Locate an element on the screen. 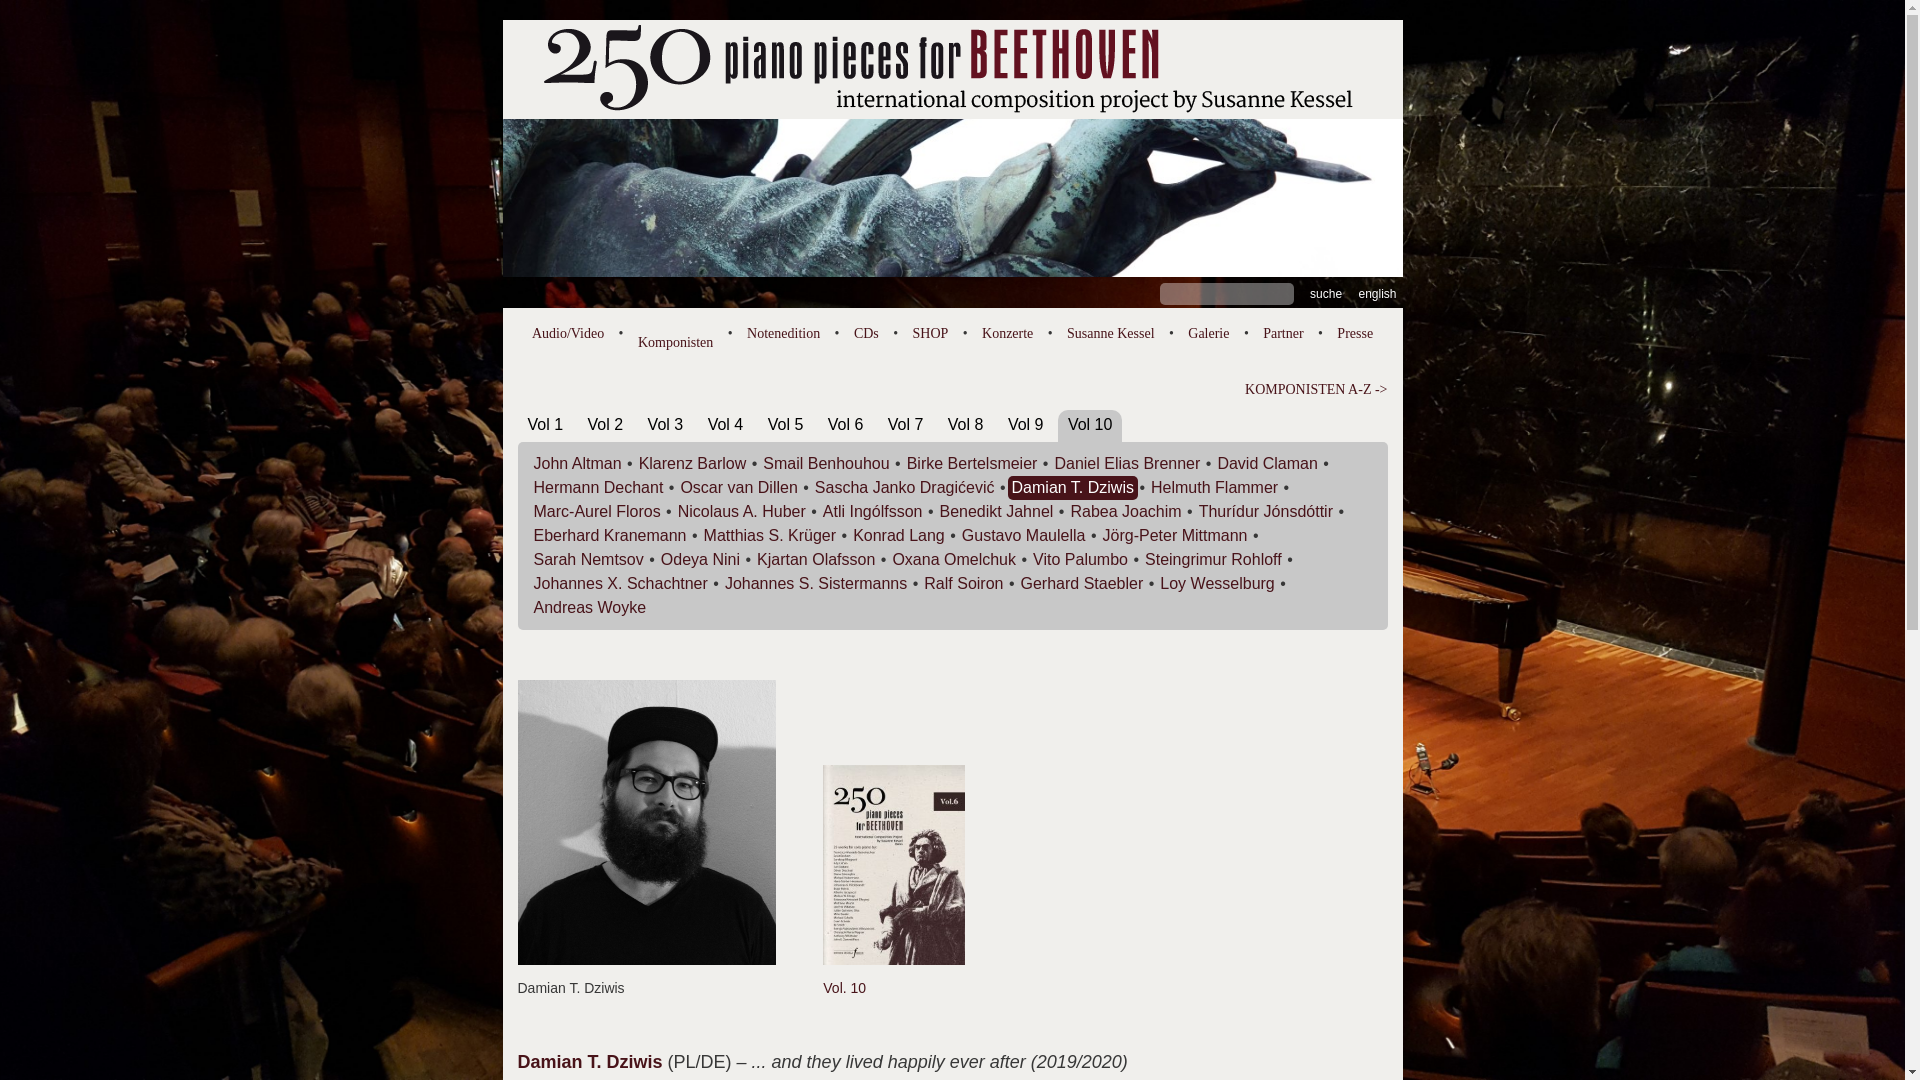 The width and height of the screenshot is (1920, 1080). 'Vito Palumbo' is located at coordinates (1079, 559).